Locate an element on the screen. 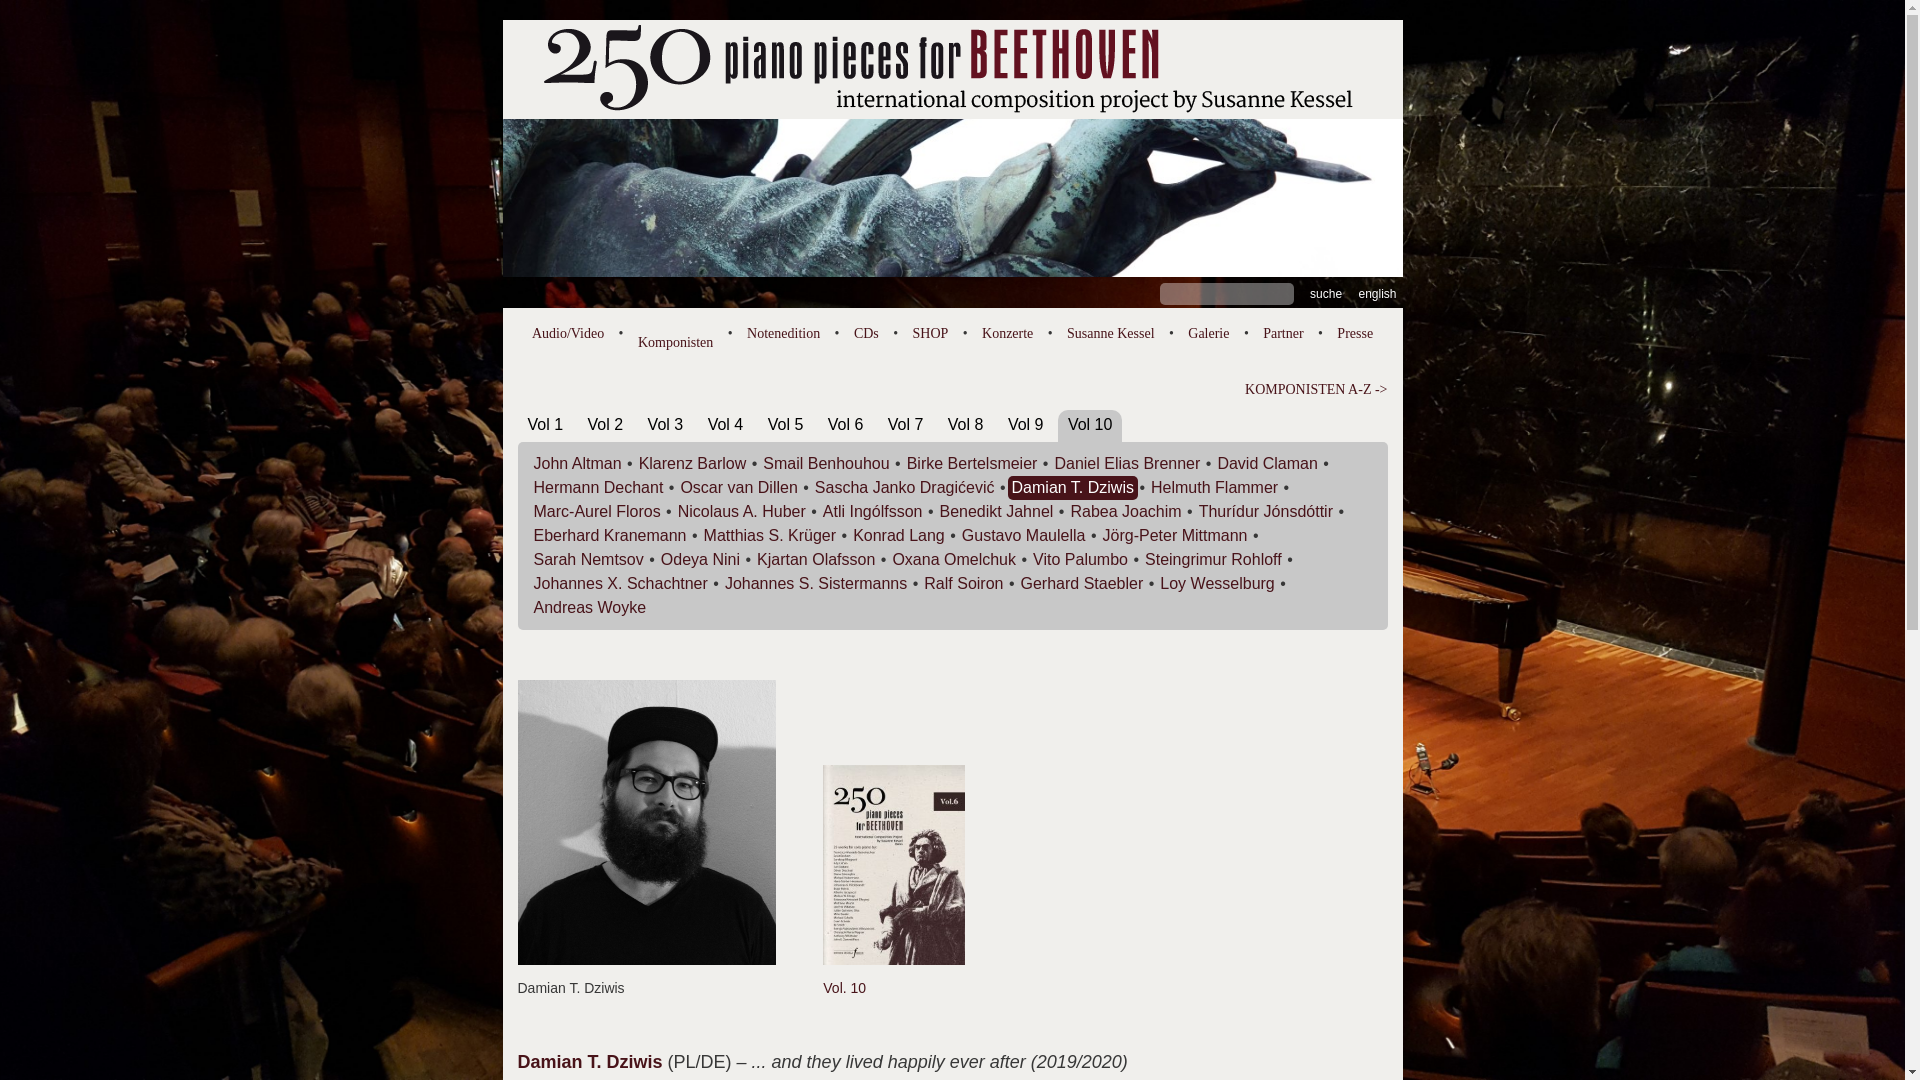 The width and height of the screenshot is (1920, 1080). 'Vito Palumbo' is located at coordinates (1079, 559).